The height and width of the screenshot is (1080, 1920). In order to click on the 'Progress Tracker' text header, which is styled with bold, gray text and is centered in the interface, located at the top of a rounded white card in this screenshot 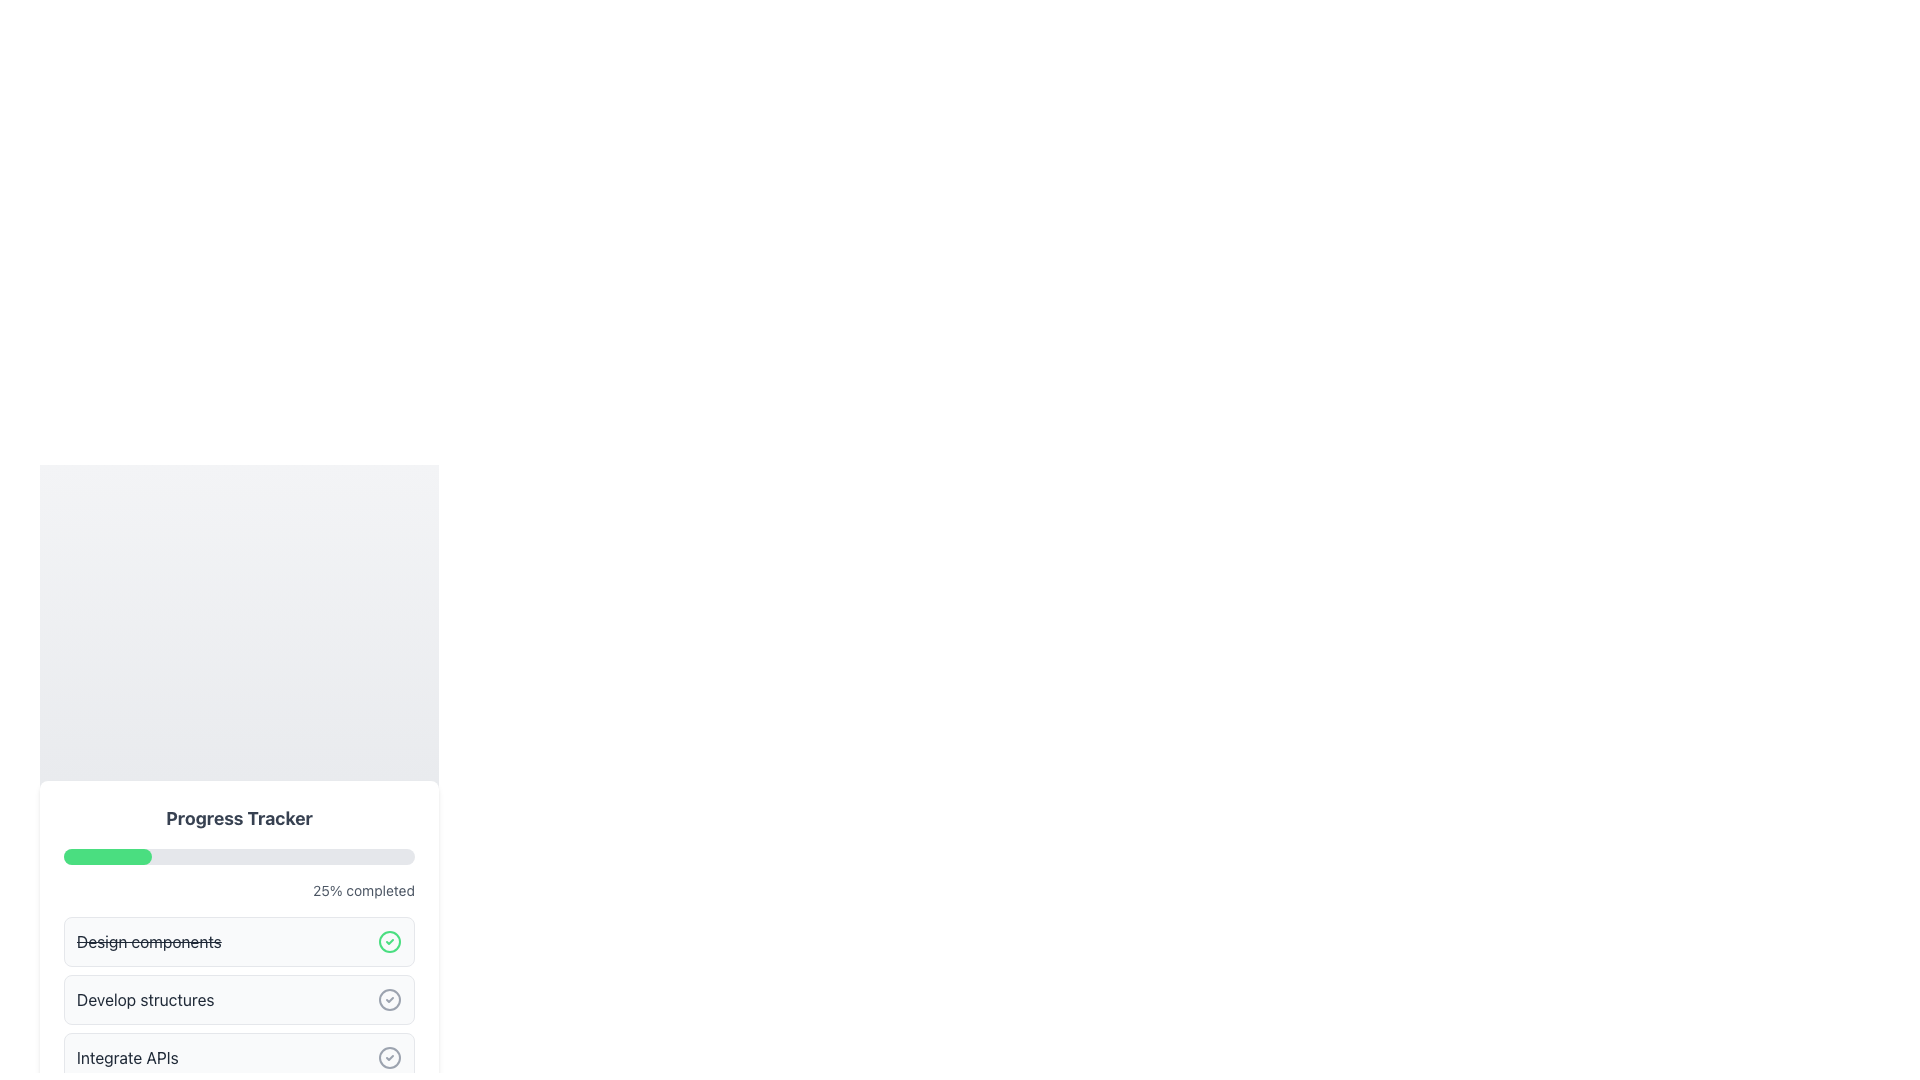, I will do `click(239, 818)`.